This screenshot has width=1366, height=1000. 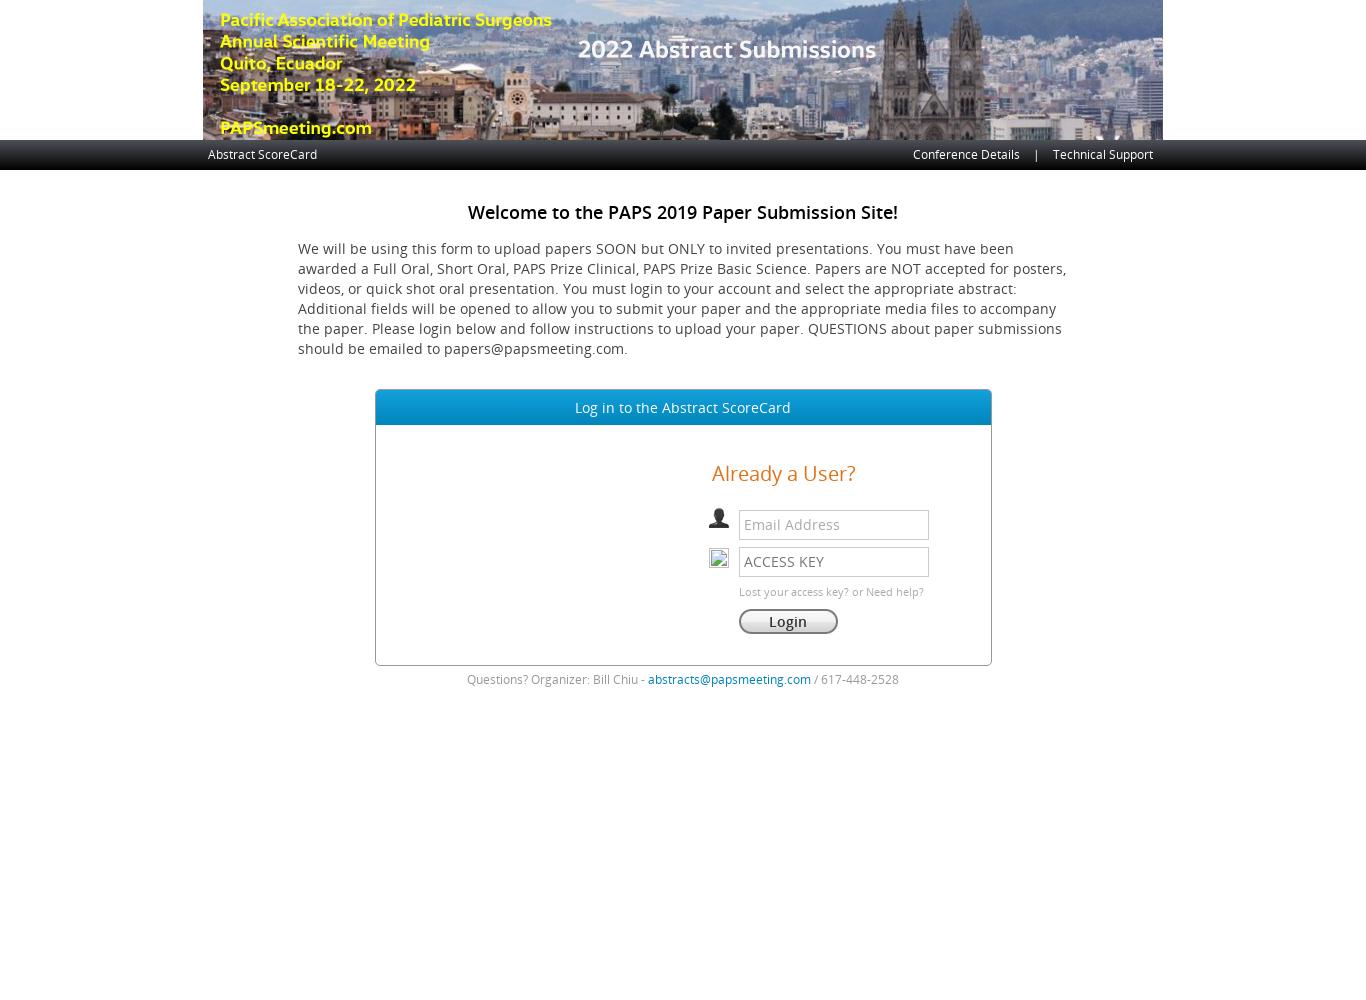 What do you see at coordinates (1102, 154) in the screenshot?
I see `'Technical Support'` at bounding box center [1102, 154].